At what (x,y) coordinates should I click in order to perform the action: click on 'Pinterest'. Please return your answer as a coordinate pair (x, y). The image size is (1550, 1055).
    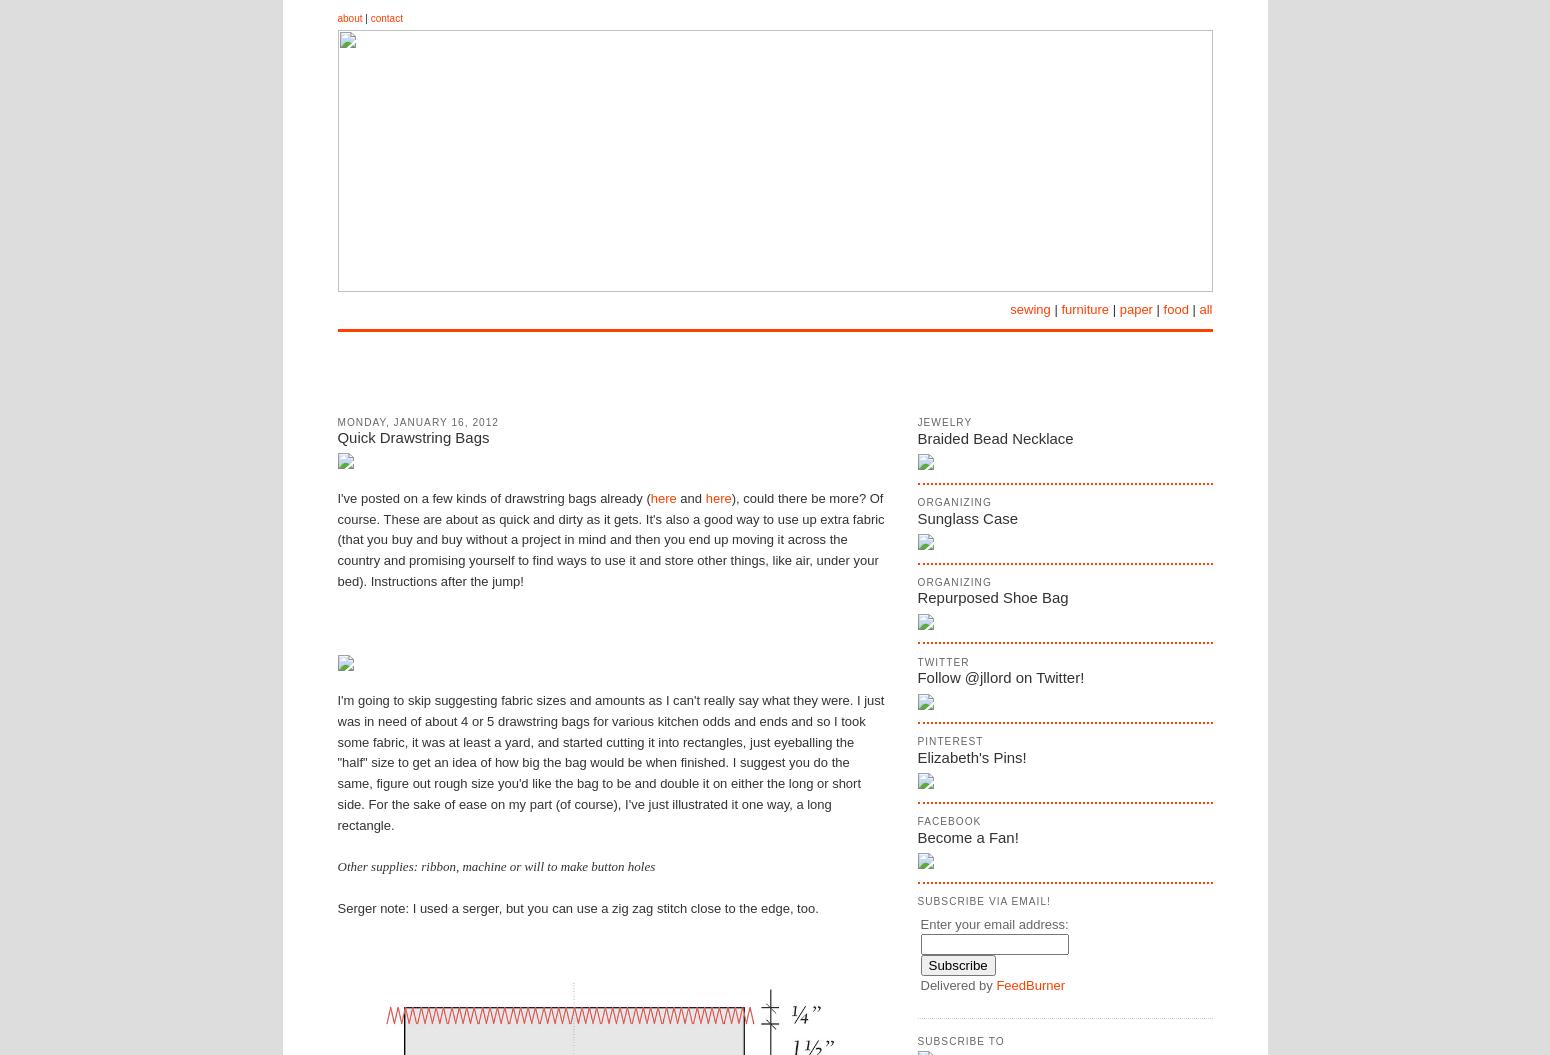
    Looking at the image, I should click on (948, 741).